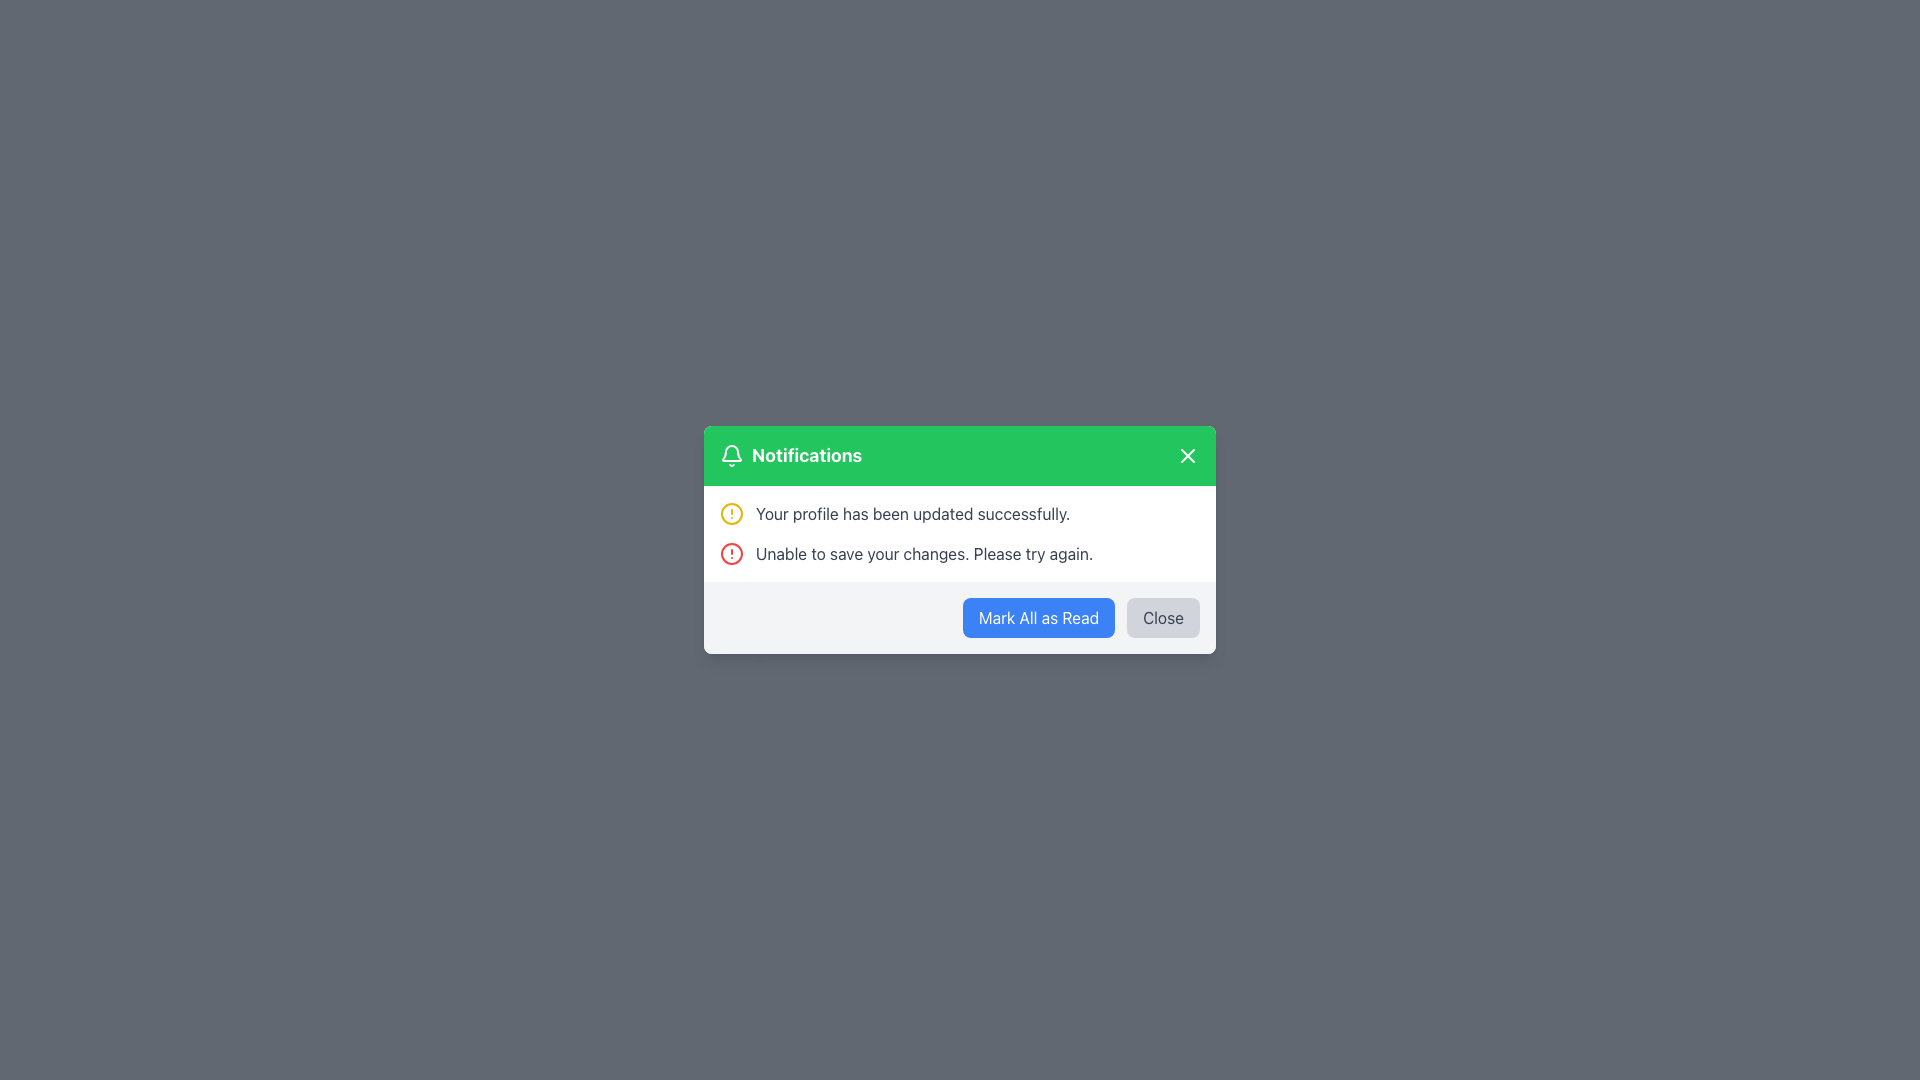 The width and height of the screenshot is (1920, 1080). What do you see at coordinates (730, 453) in the screenshot?
I see `the notification icon located at the top-left corner of the green header bar in the notification modal, which is immediately to the left of the text 'Notifications'` at bounding box center [730, 453].